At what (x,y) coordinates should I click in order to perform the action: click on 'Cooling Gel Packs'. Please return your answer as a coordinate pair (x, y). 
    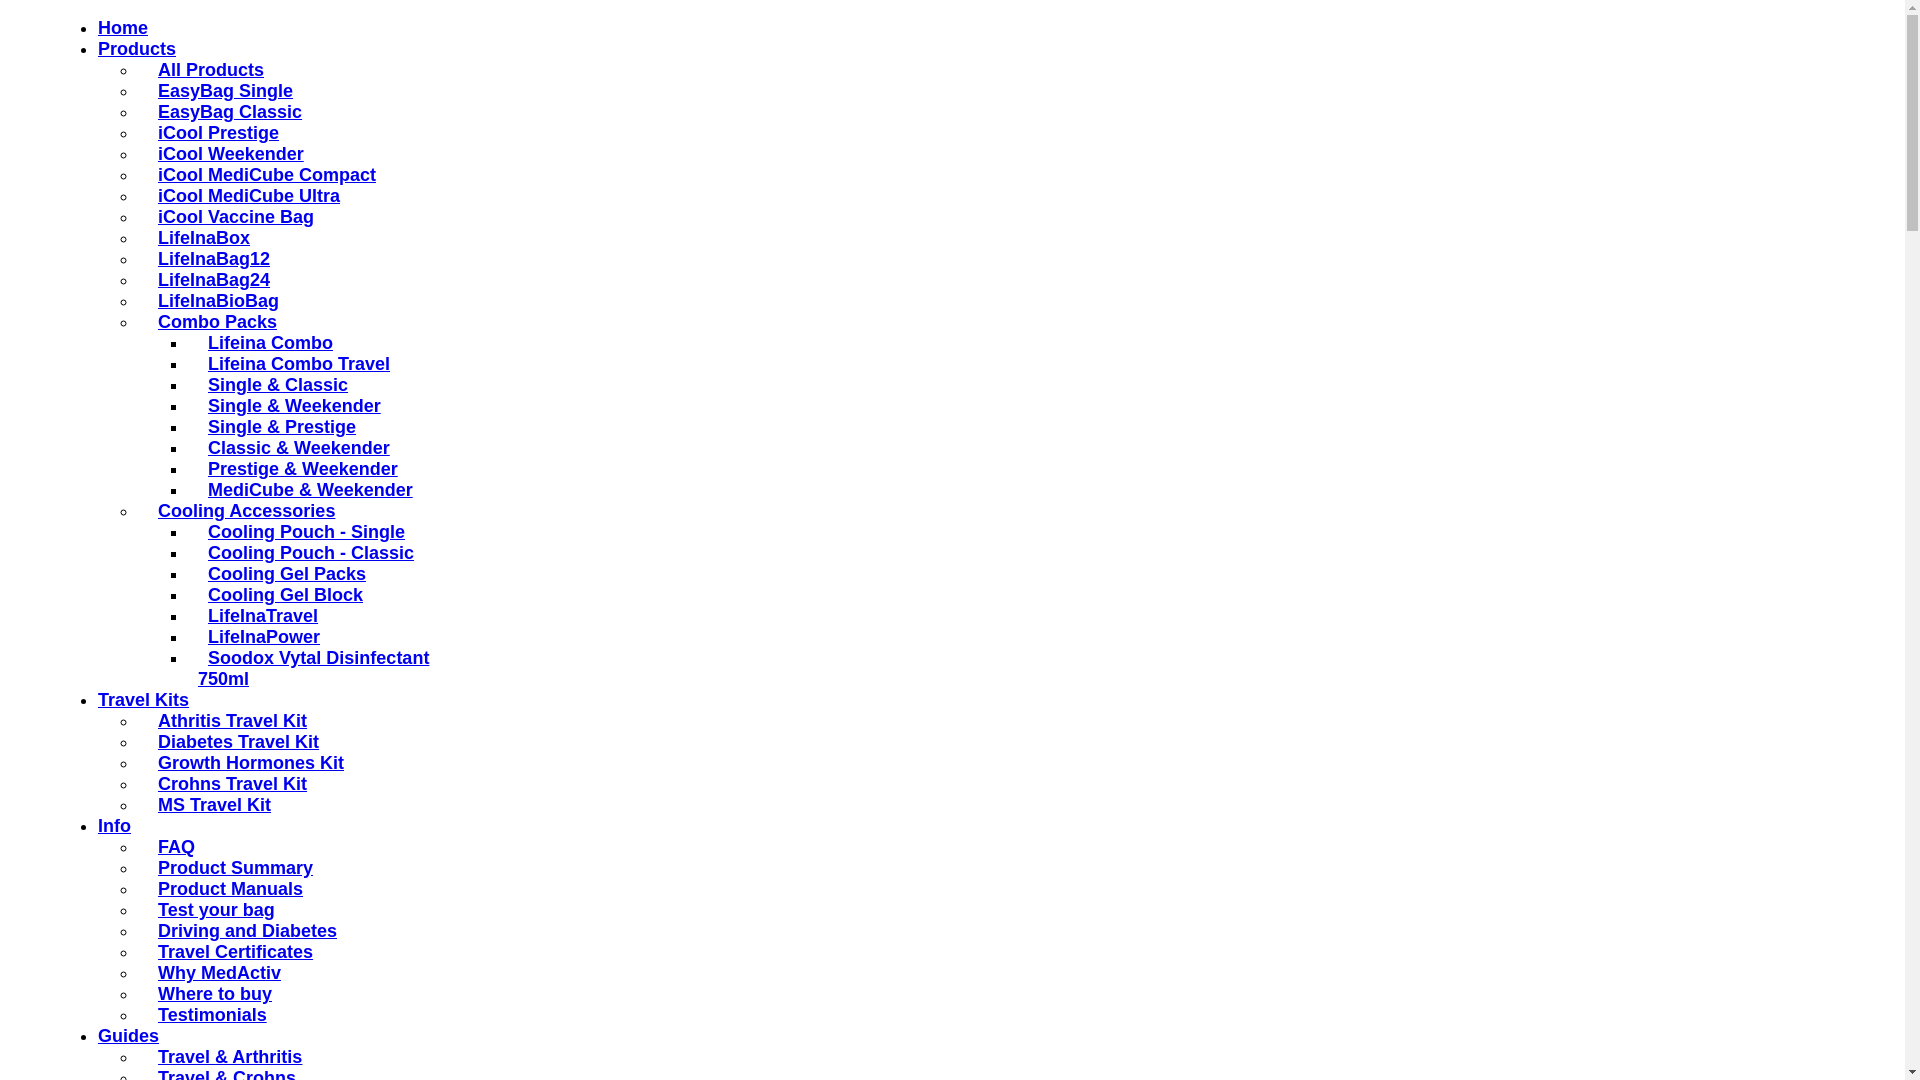
    Looking at the image, I should click on (281, 574).